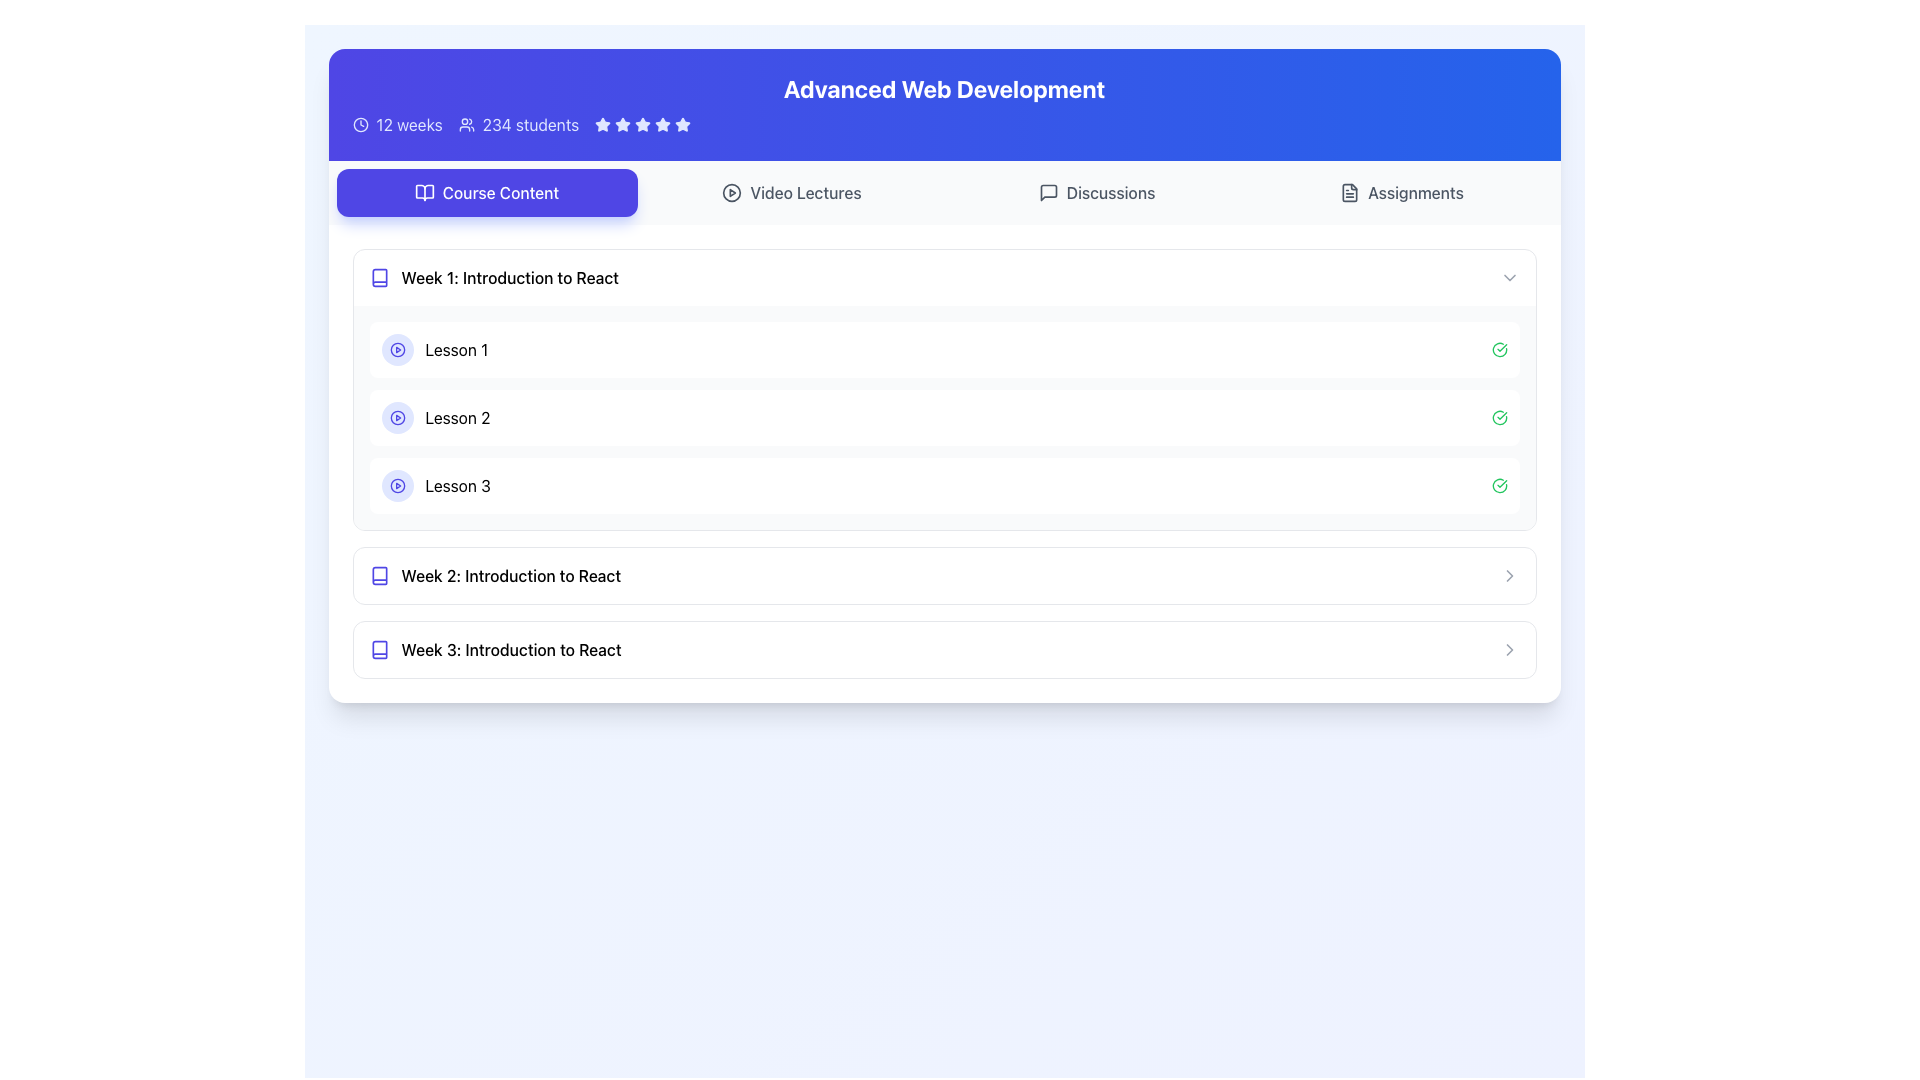  Describe the element at coordinates (379, 277) in the screenshot. I see `the icon located to the direct left of the text element 'Week 1: Introduction to React'` at that location.